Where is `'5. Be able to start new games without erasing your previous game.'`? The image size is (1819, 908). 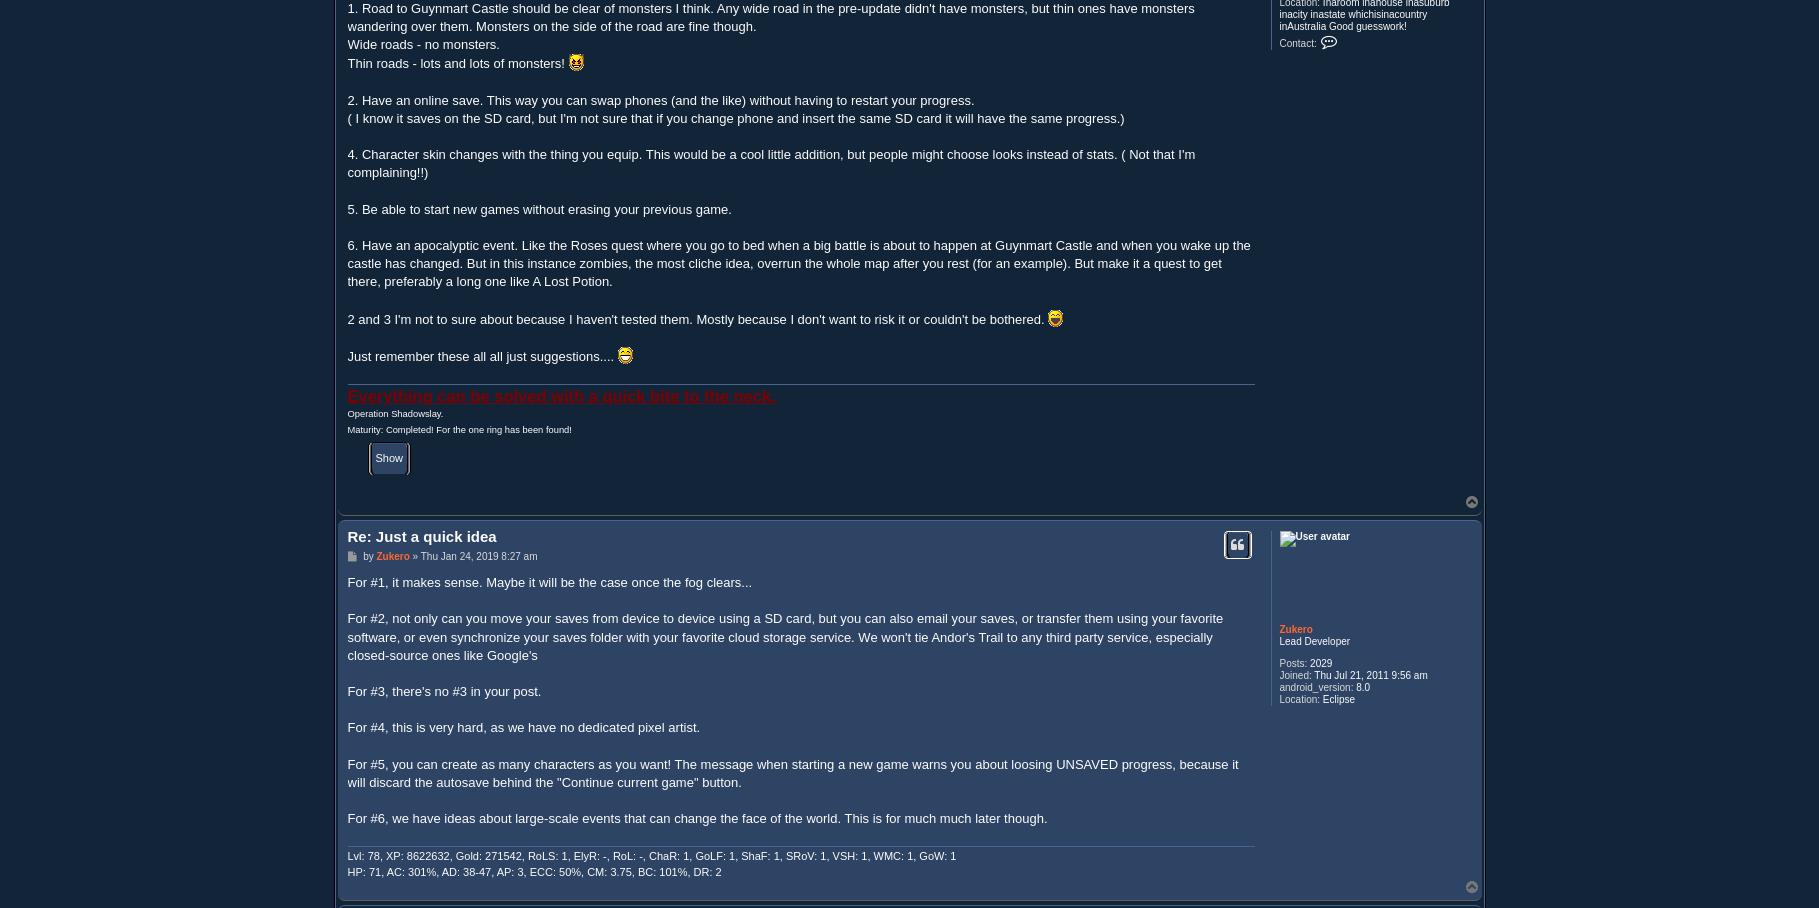 '5. Be able to start new games without erasing your previous game.' is located at coordinates (347, 208).